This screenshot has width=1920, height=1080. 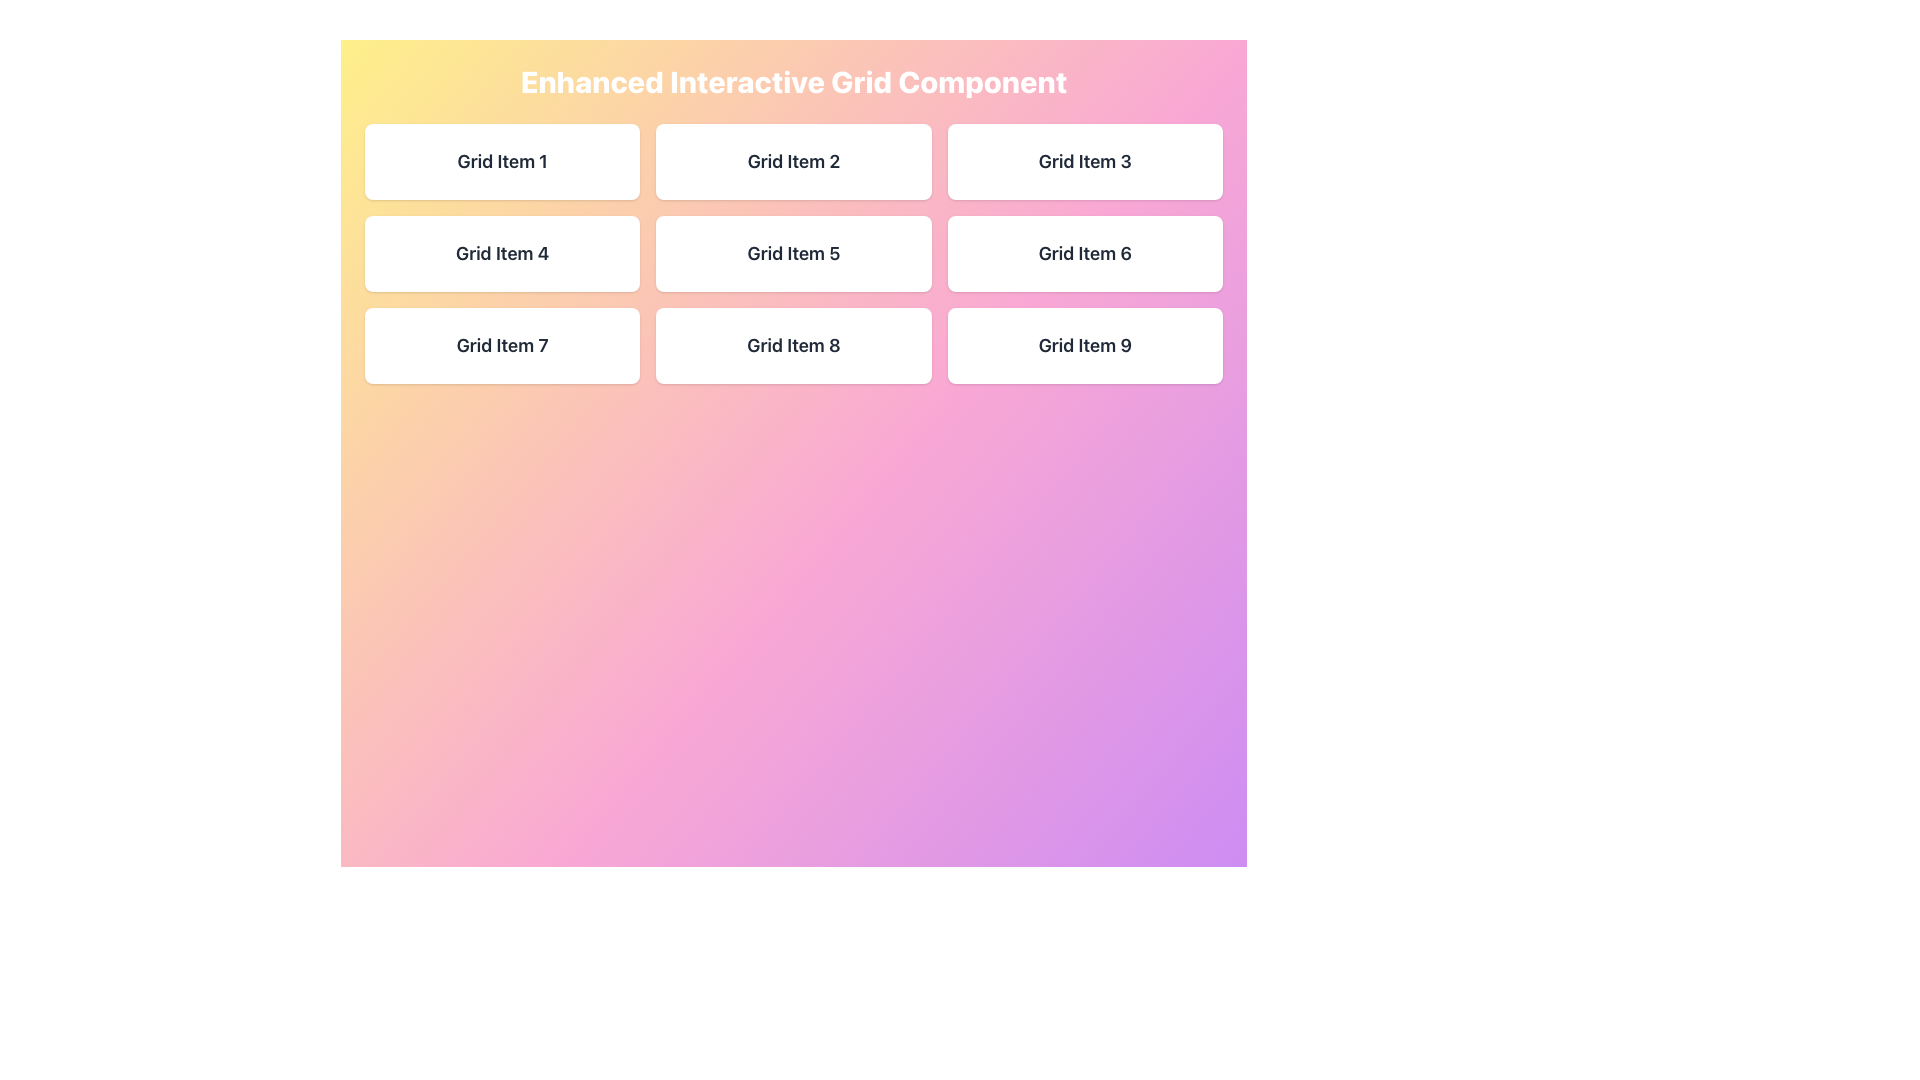 What do you see at coordinates (502, 161) in the screenshot?
I see `the interactive button located in the first column and first row of the 3x3 grid` at bounding box center [502, 161].